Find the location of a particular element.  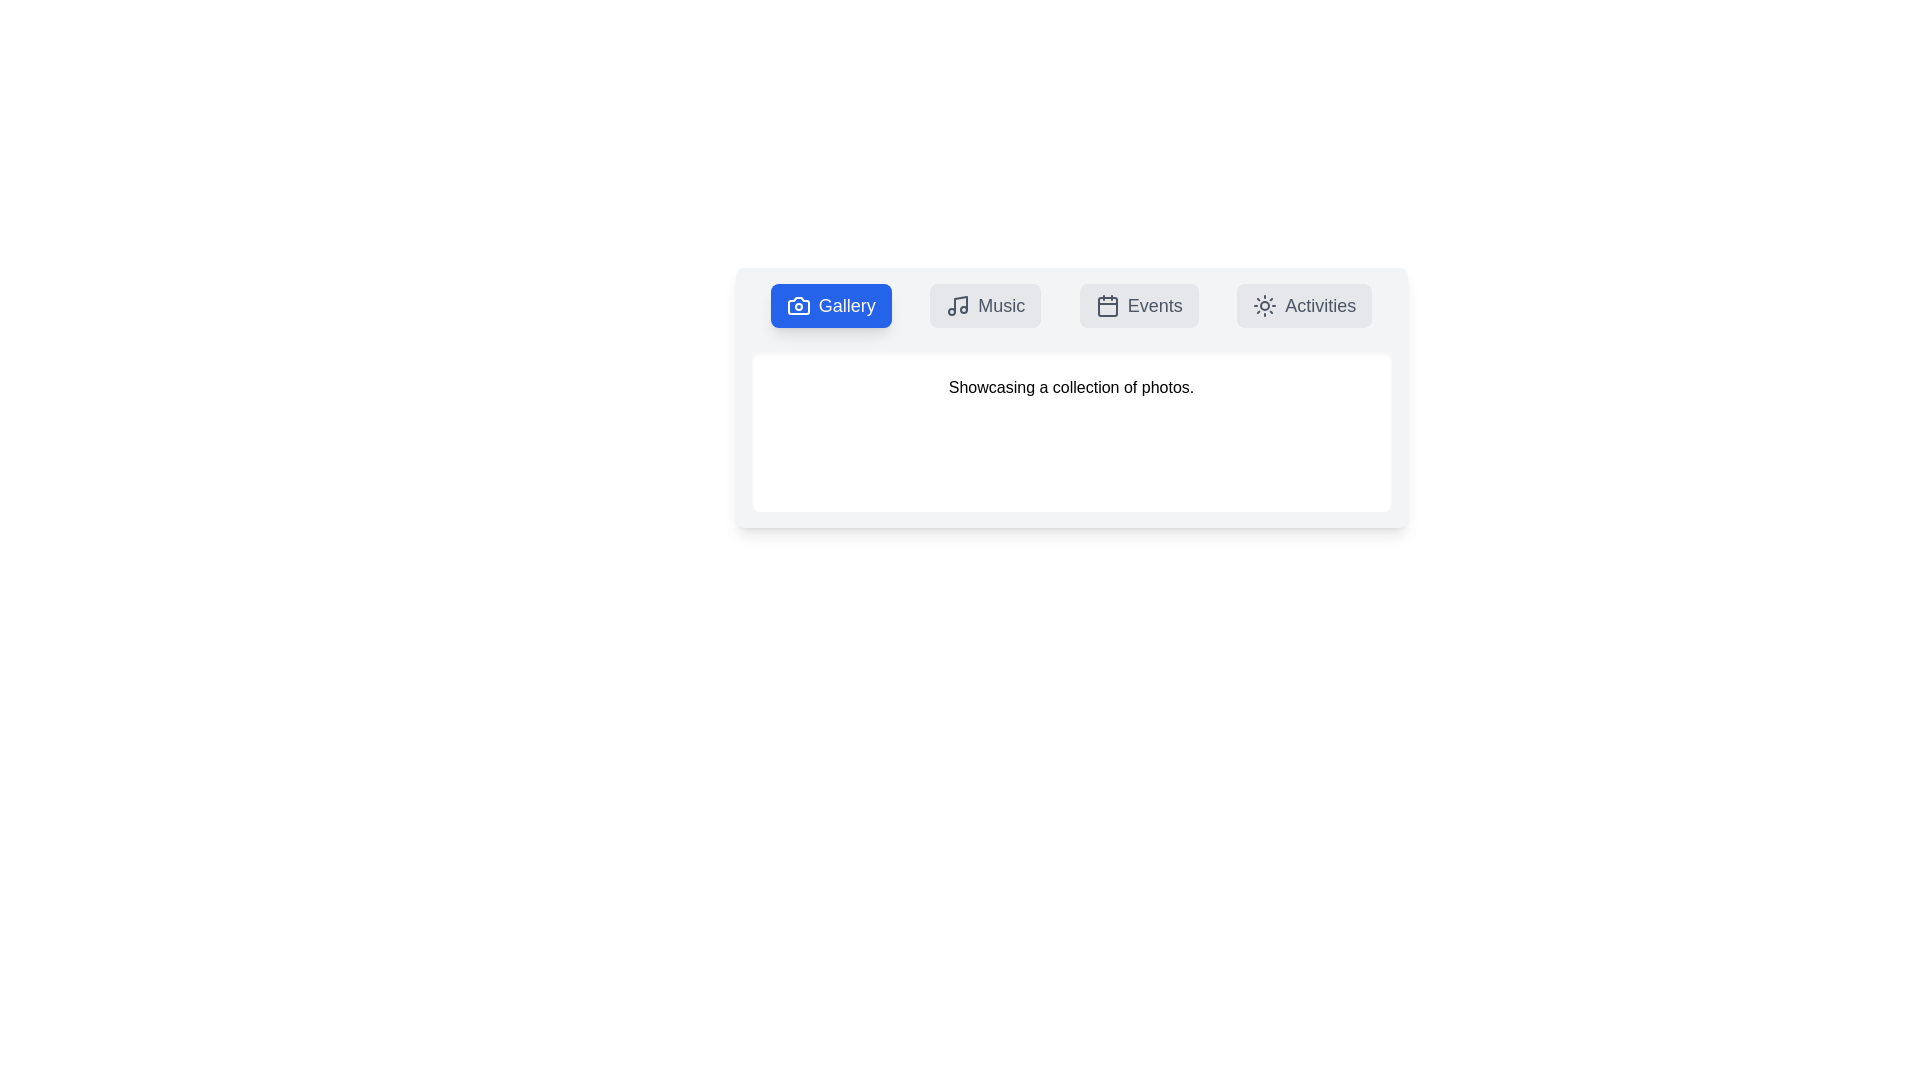

the tab labeled Activities is located at coordinates (1305, 305).